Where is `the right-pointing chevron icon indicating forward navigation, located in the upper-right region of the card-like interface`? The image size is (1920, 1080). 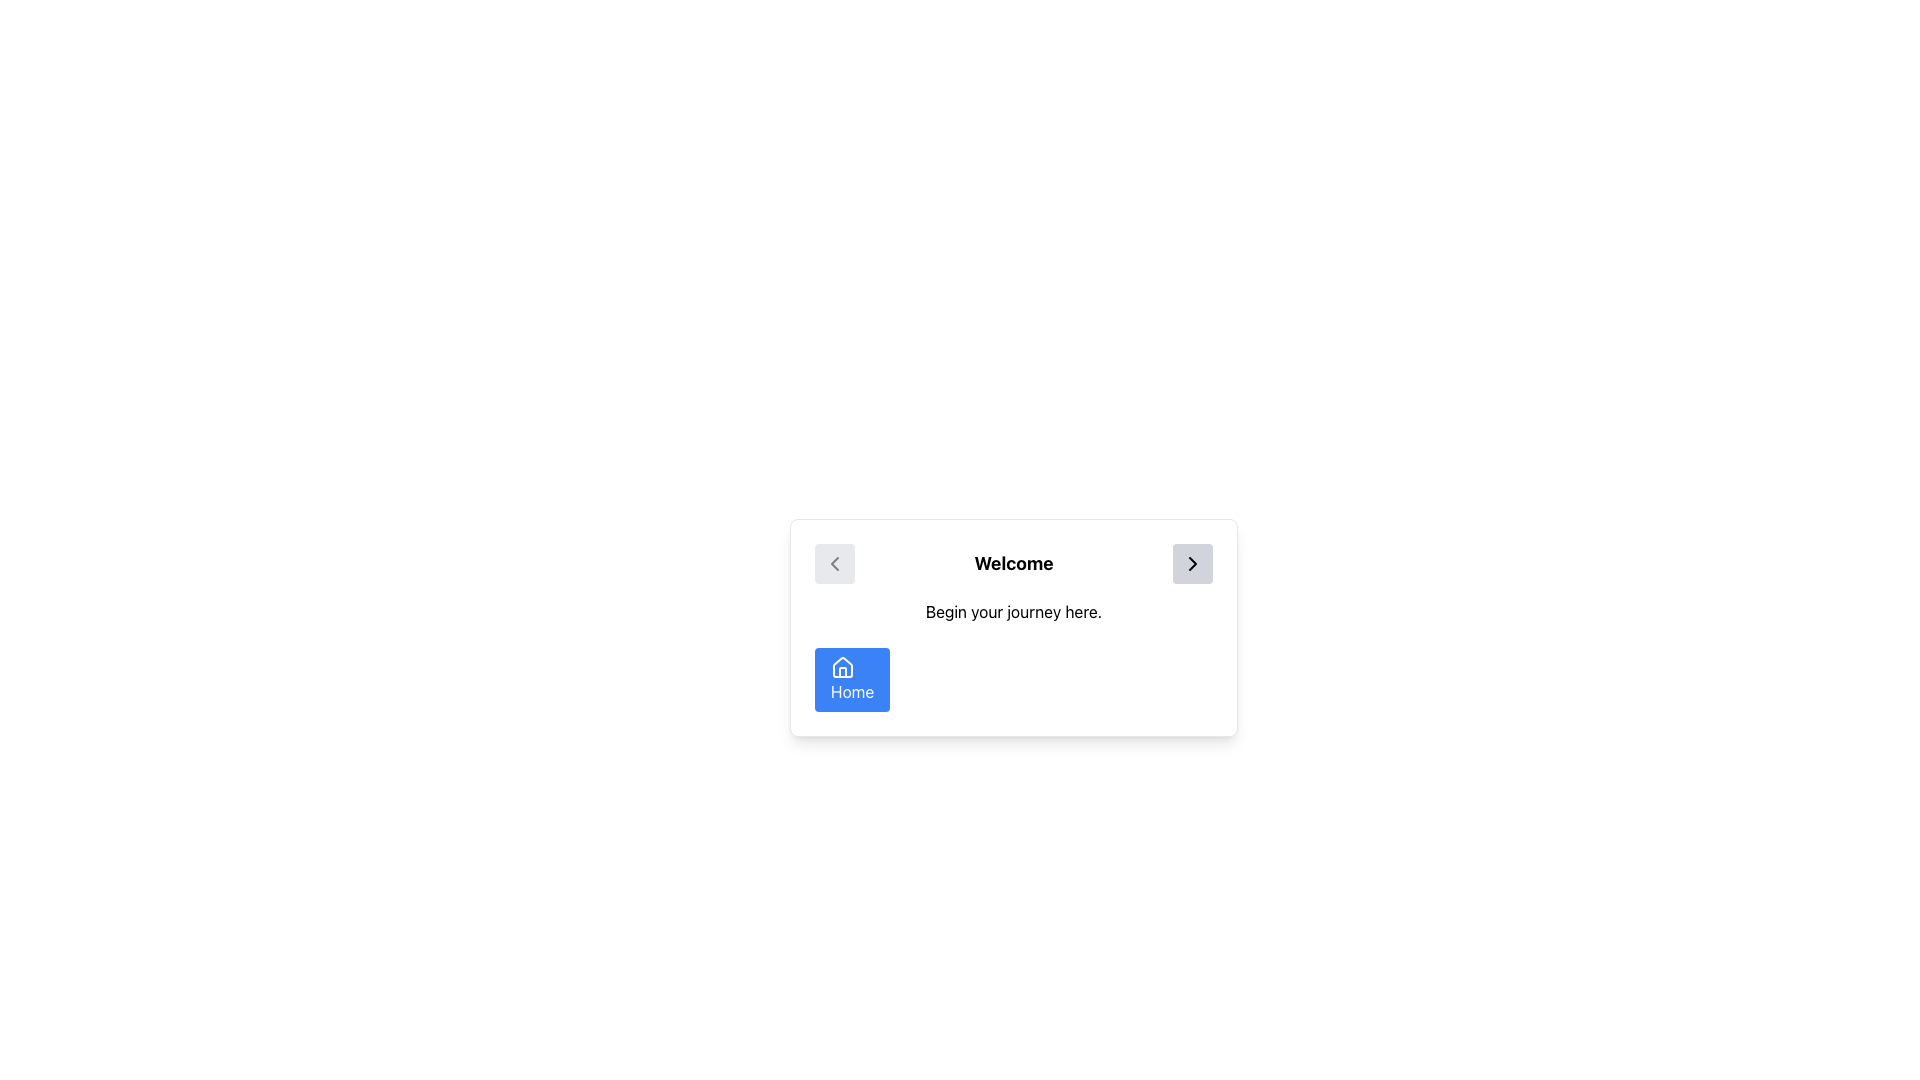
the right-pointing chevron icon indicating forward navigation, located in the upper-right region of the card-like interface is located at coordinates (1192, 563).